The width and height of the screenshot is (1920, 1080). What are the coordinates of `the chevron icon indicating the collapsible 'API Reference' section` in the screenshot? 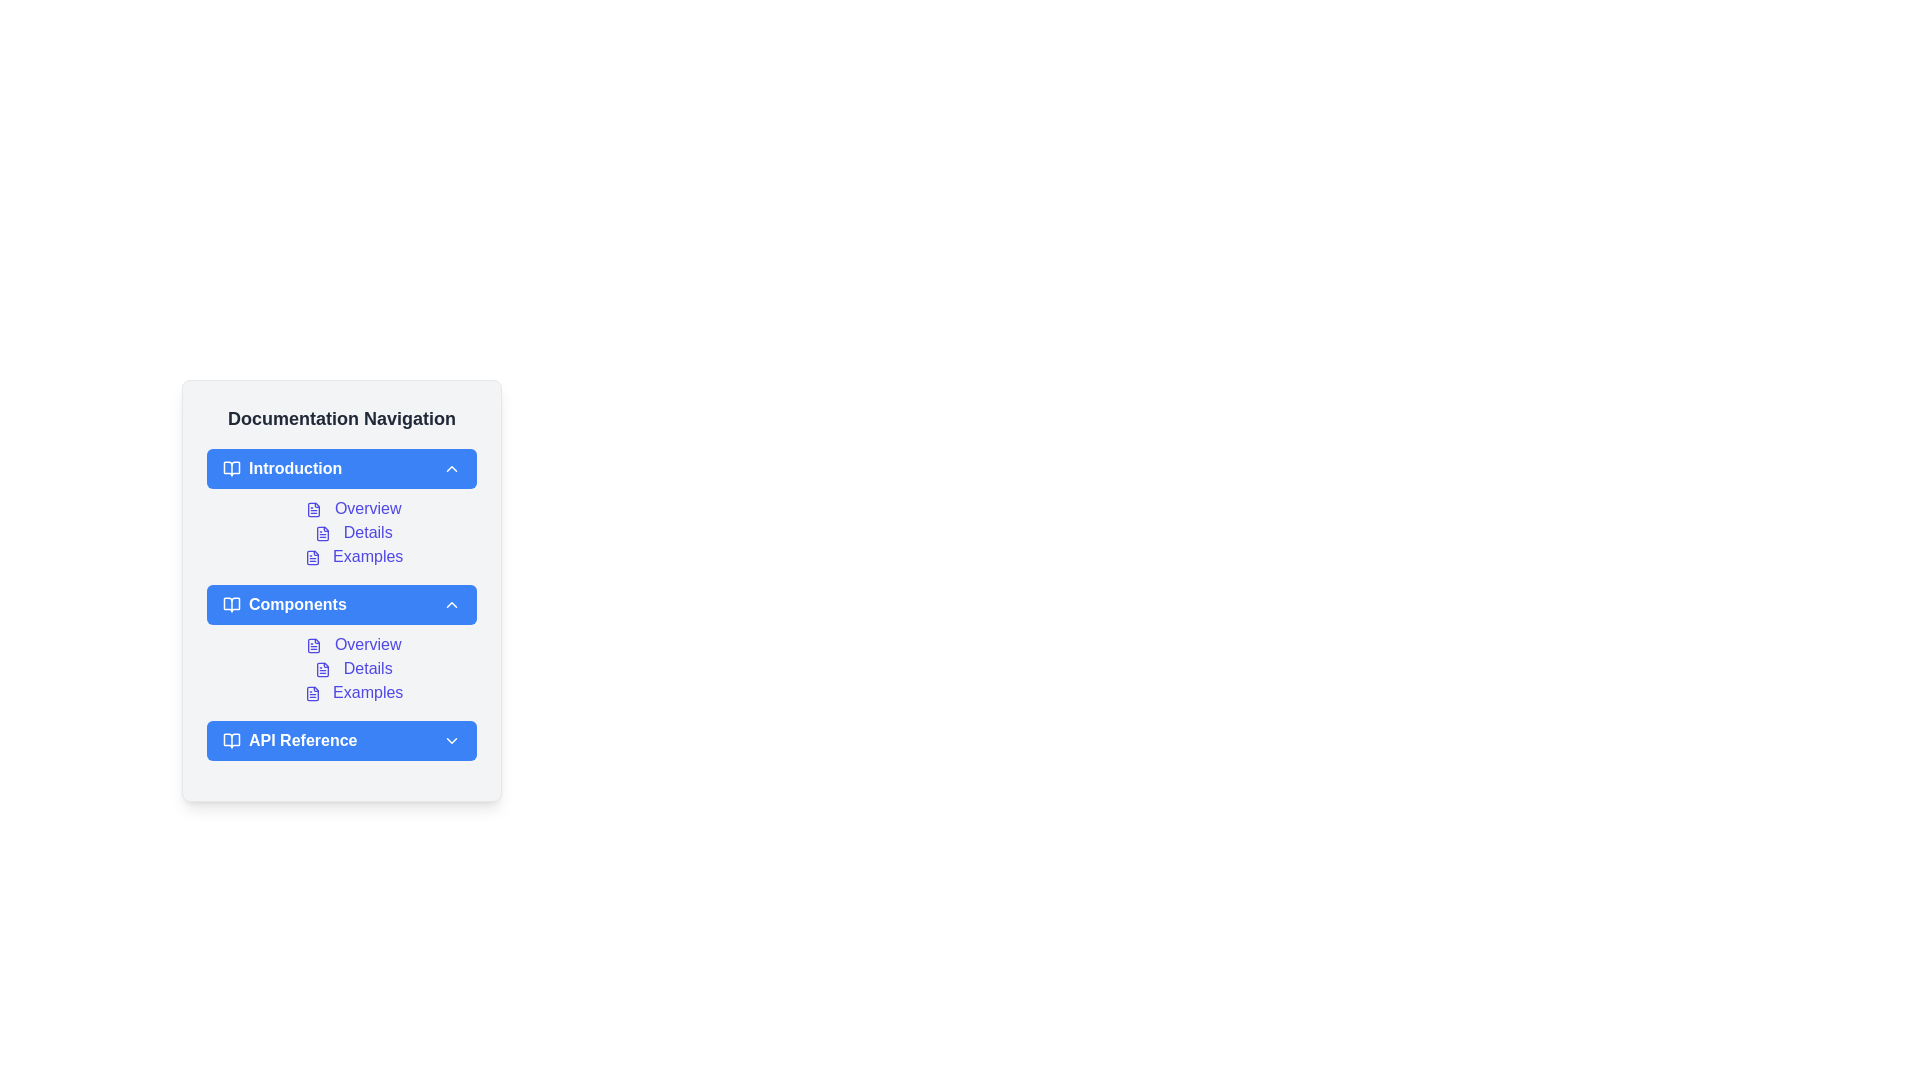 It's located at (450, 740).